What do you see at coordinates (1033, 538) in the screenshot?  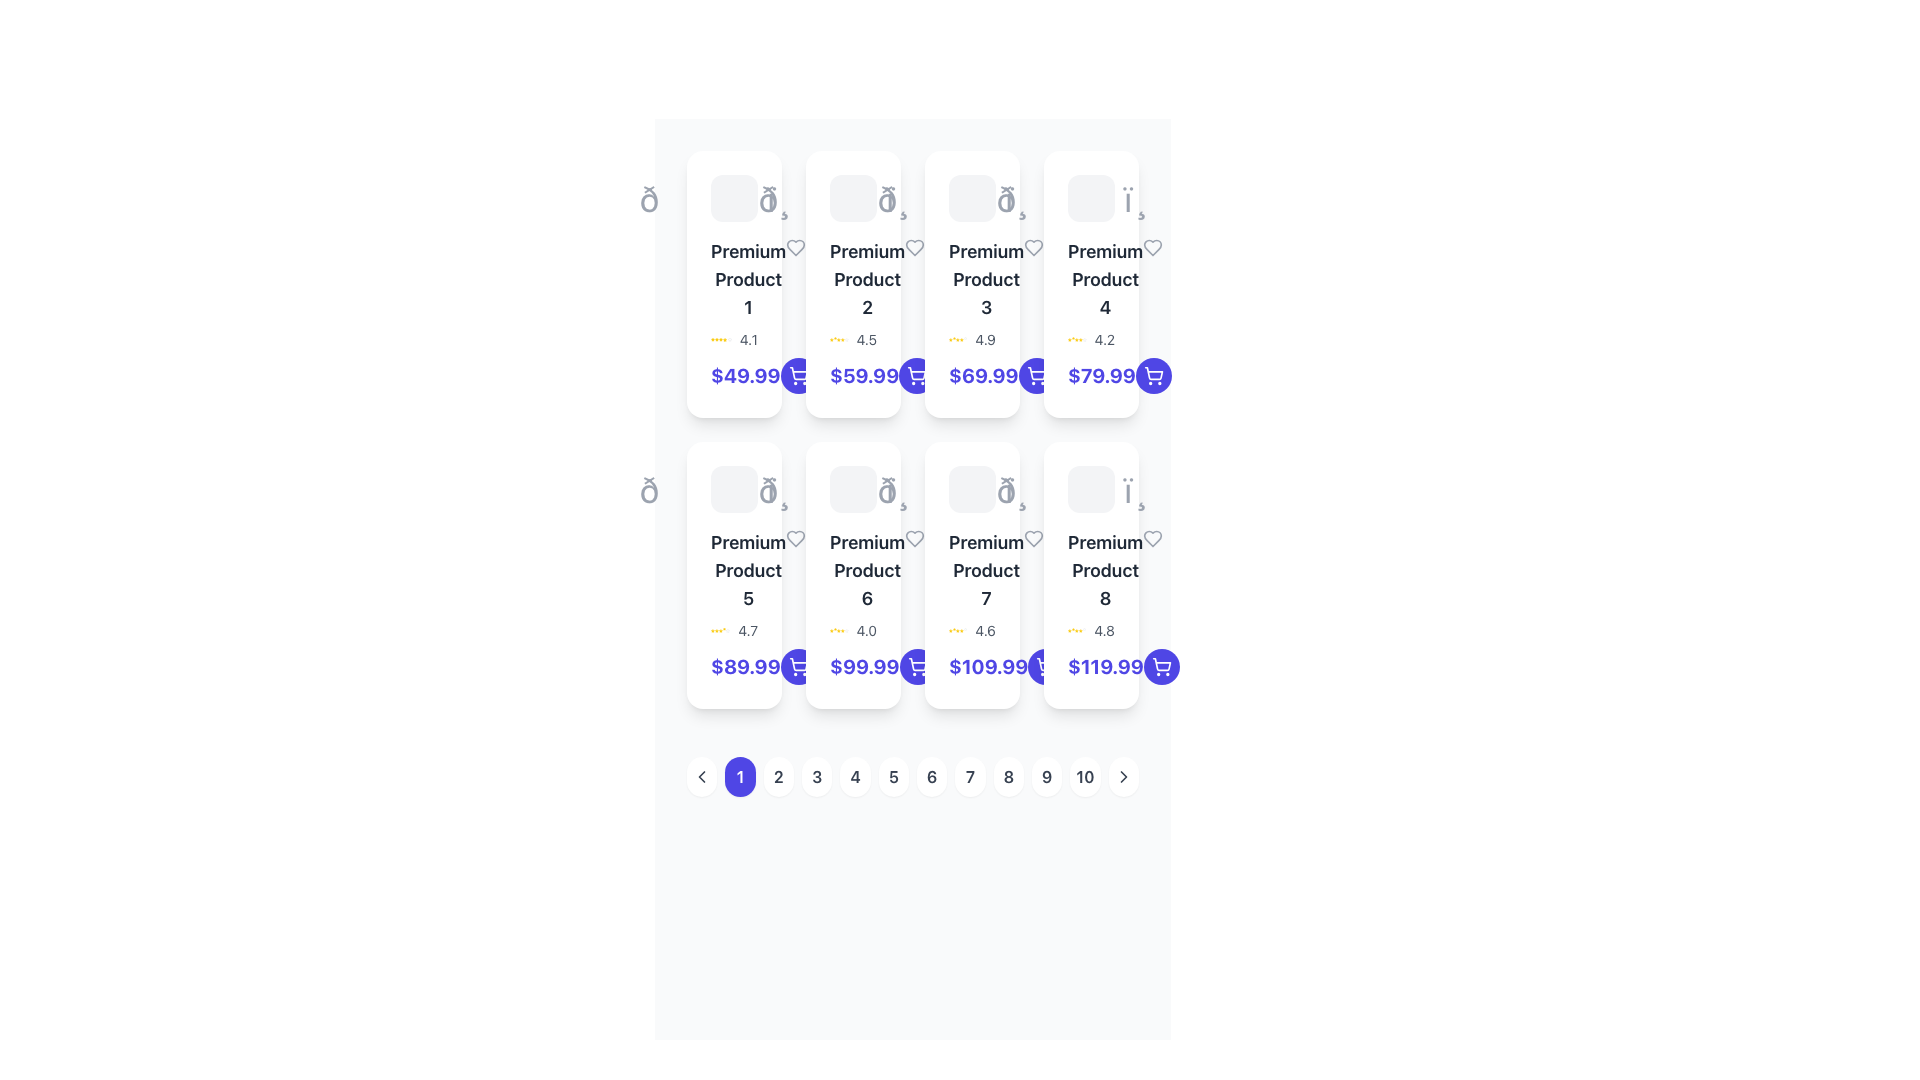 I see `the heart-shaped icon in the upper-right corner of the 'Premium Product 7' card to mark the product as a favorite` at bounding box center [1033, 538].